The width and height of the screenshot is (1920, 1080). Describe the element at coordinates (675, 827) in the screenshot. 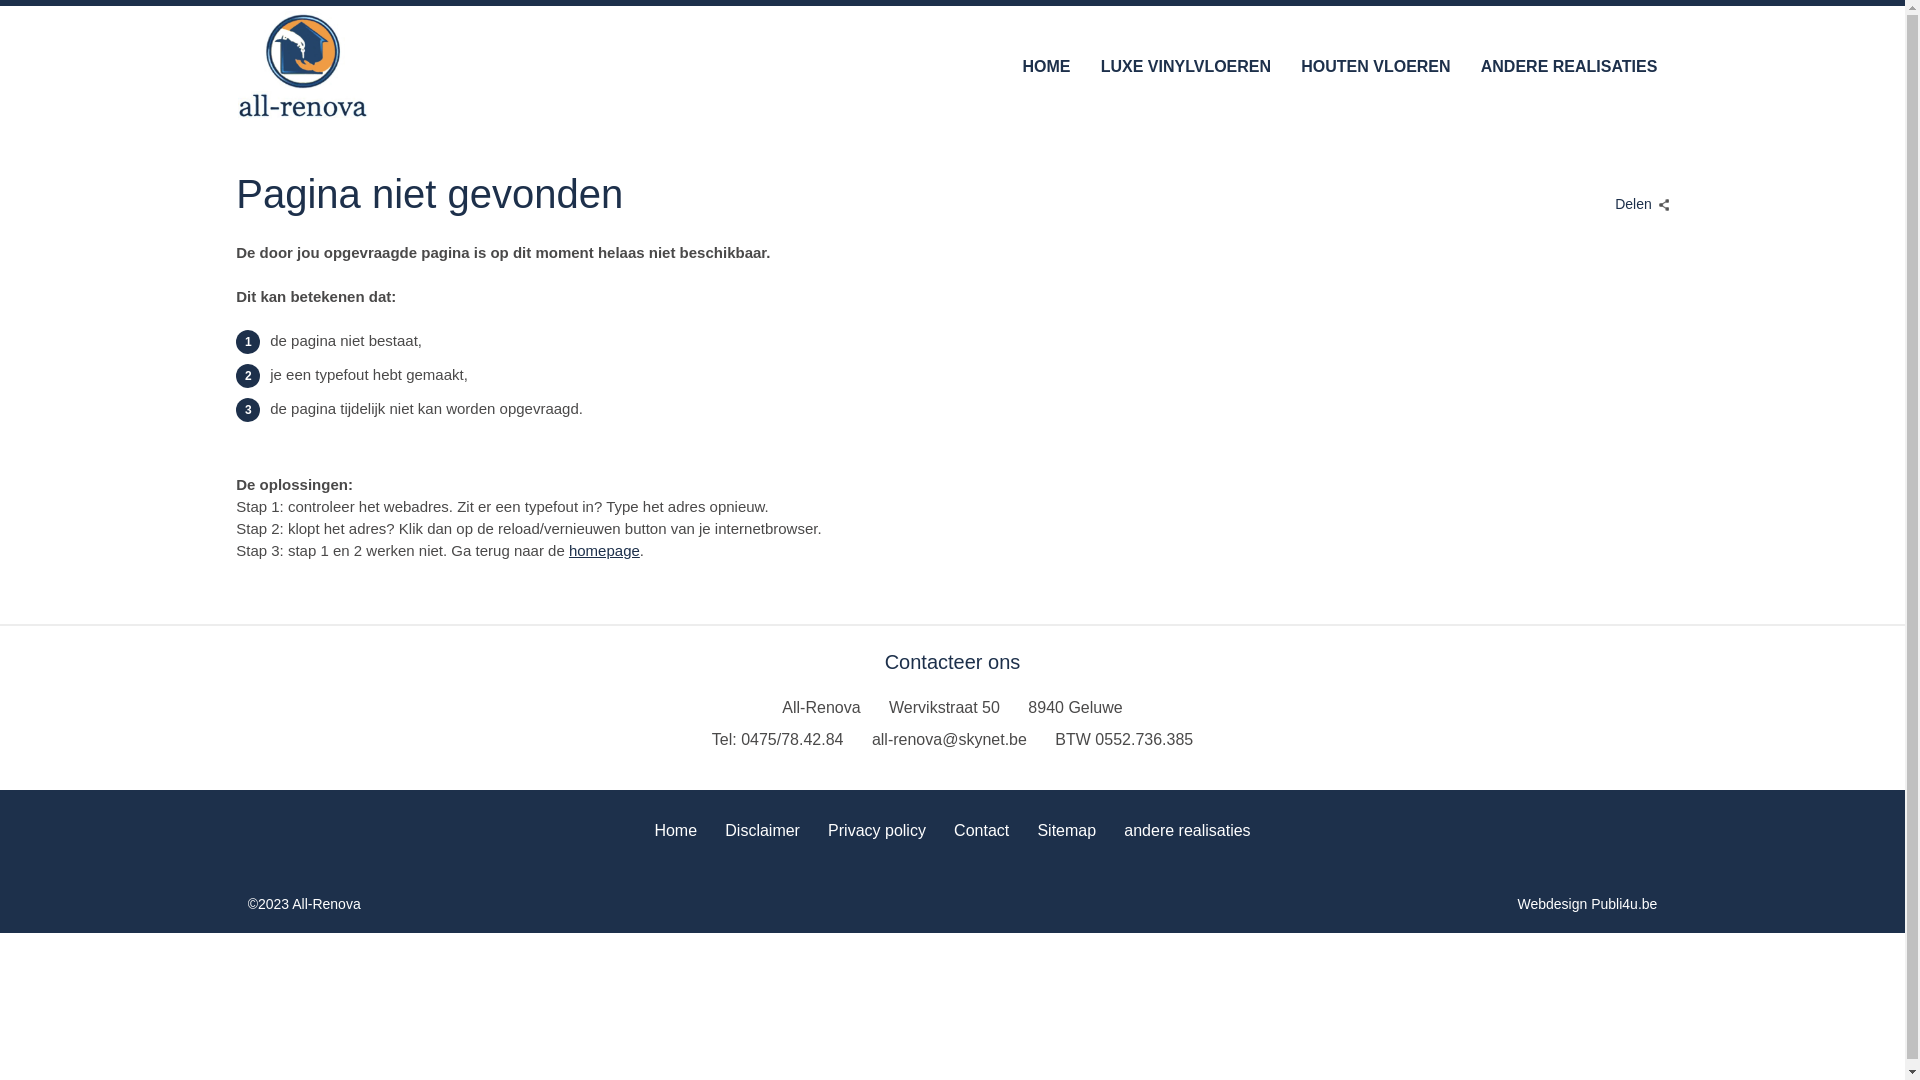

I see `'Home'` at that location.